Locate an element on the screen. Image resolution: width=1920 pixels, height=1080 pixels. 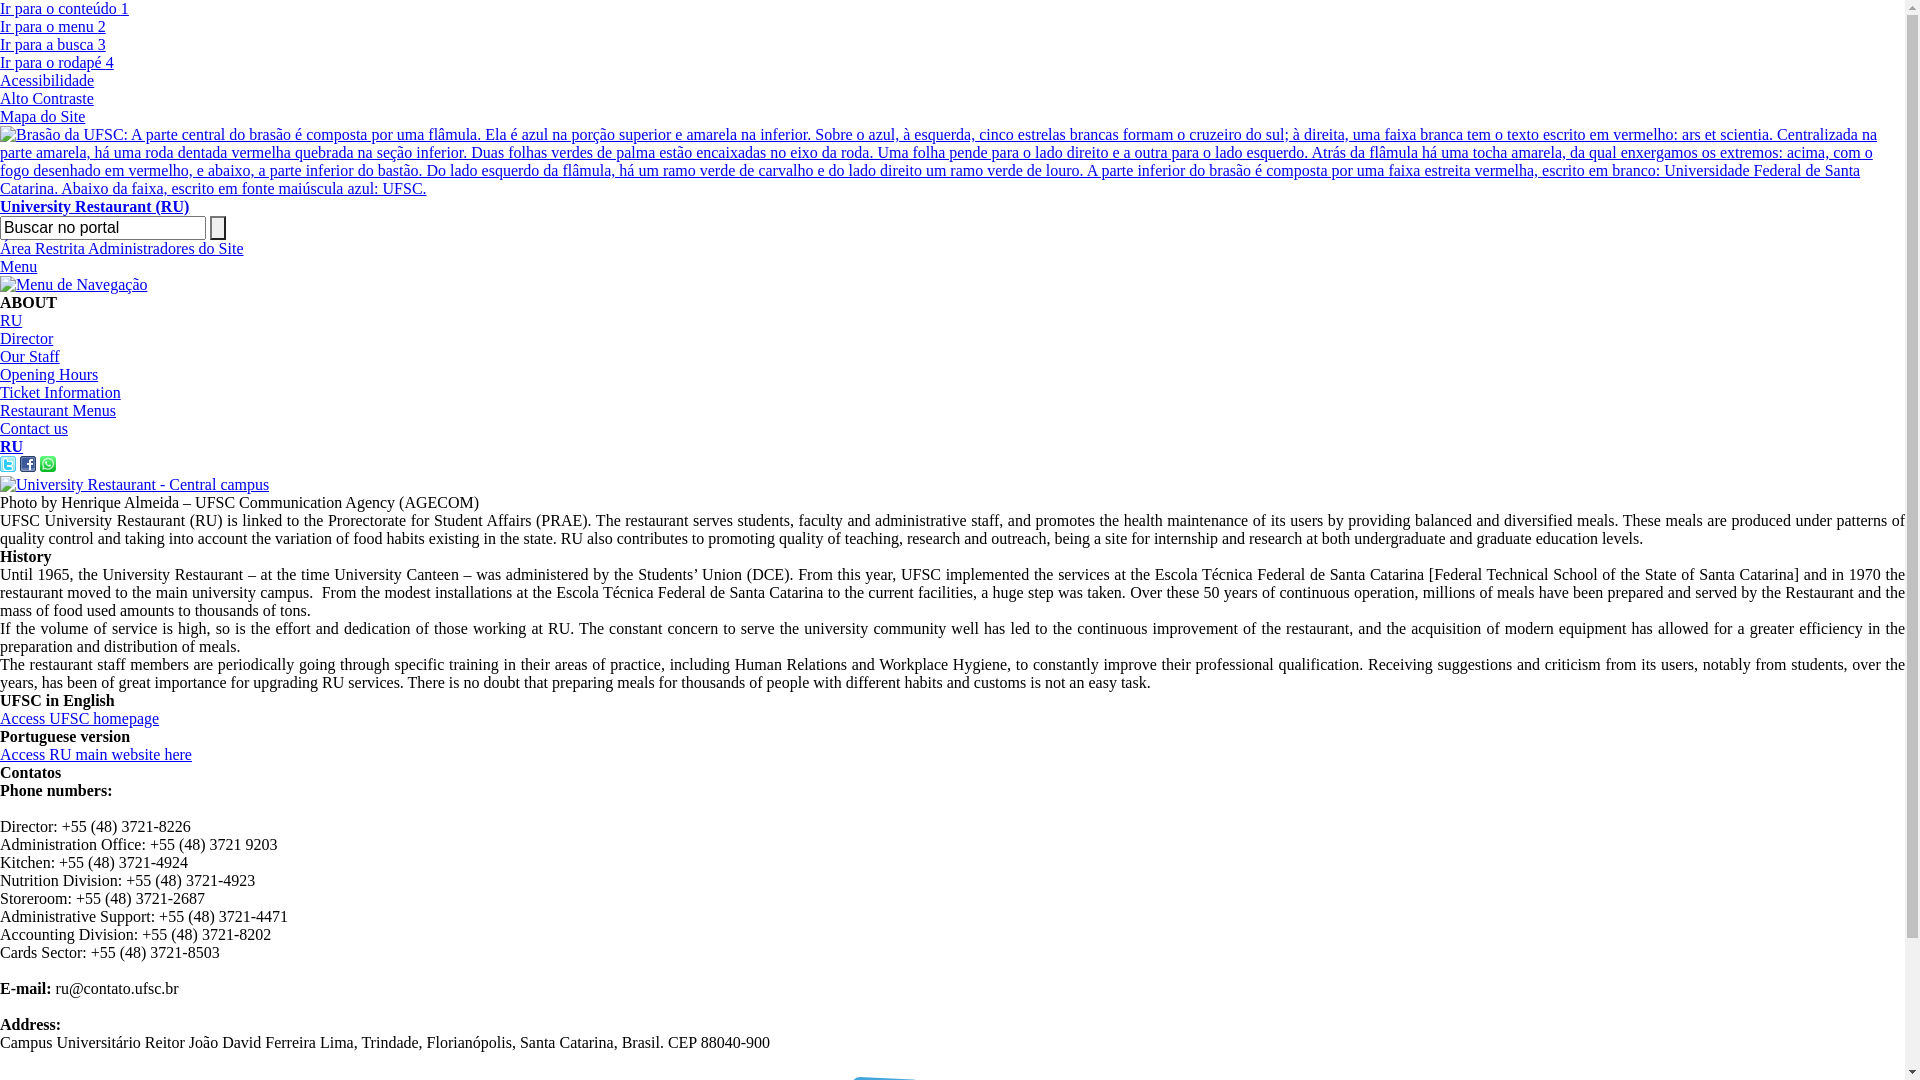
'Ir para a busca 3' is located at coordinates (52, 44).